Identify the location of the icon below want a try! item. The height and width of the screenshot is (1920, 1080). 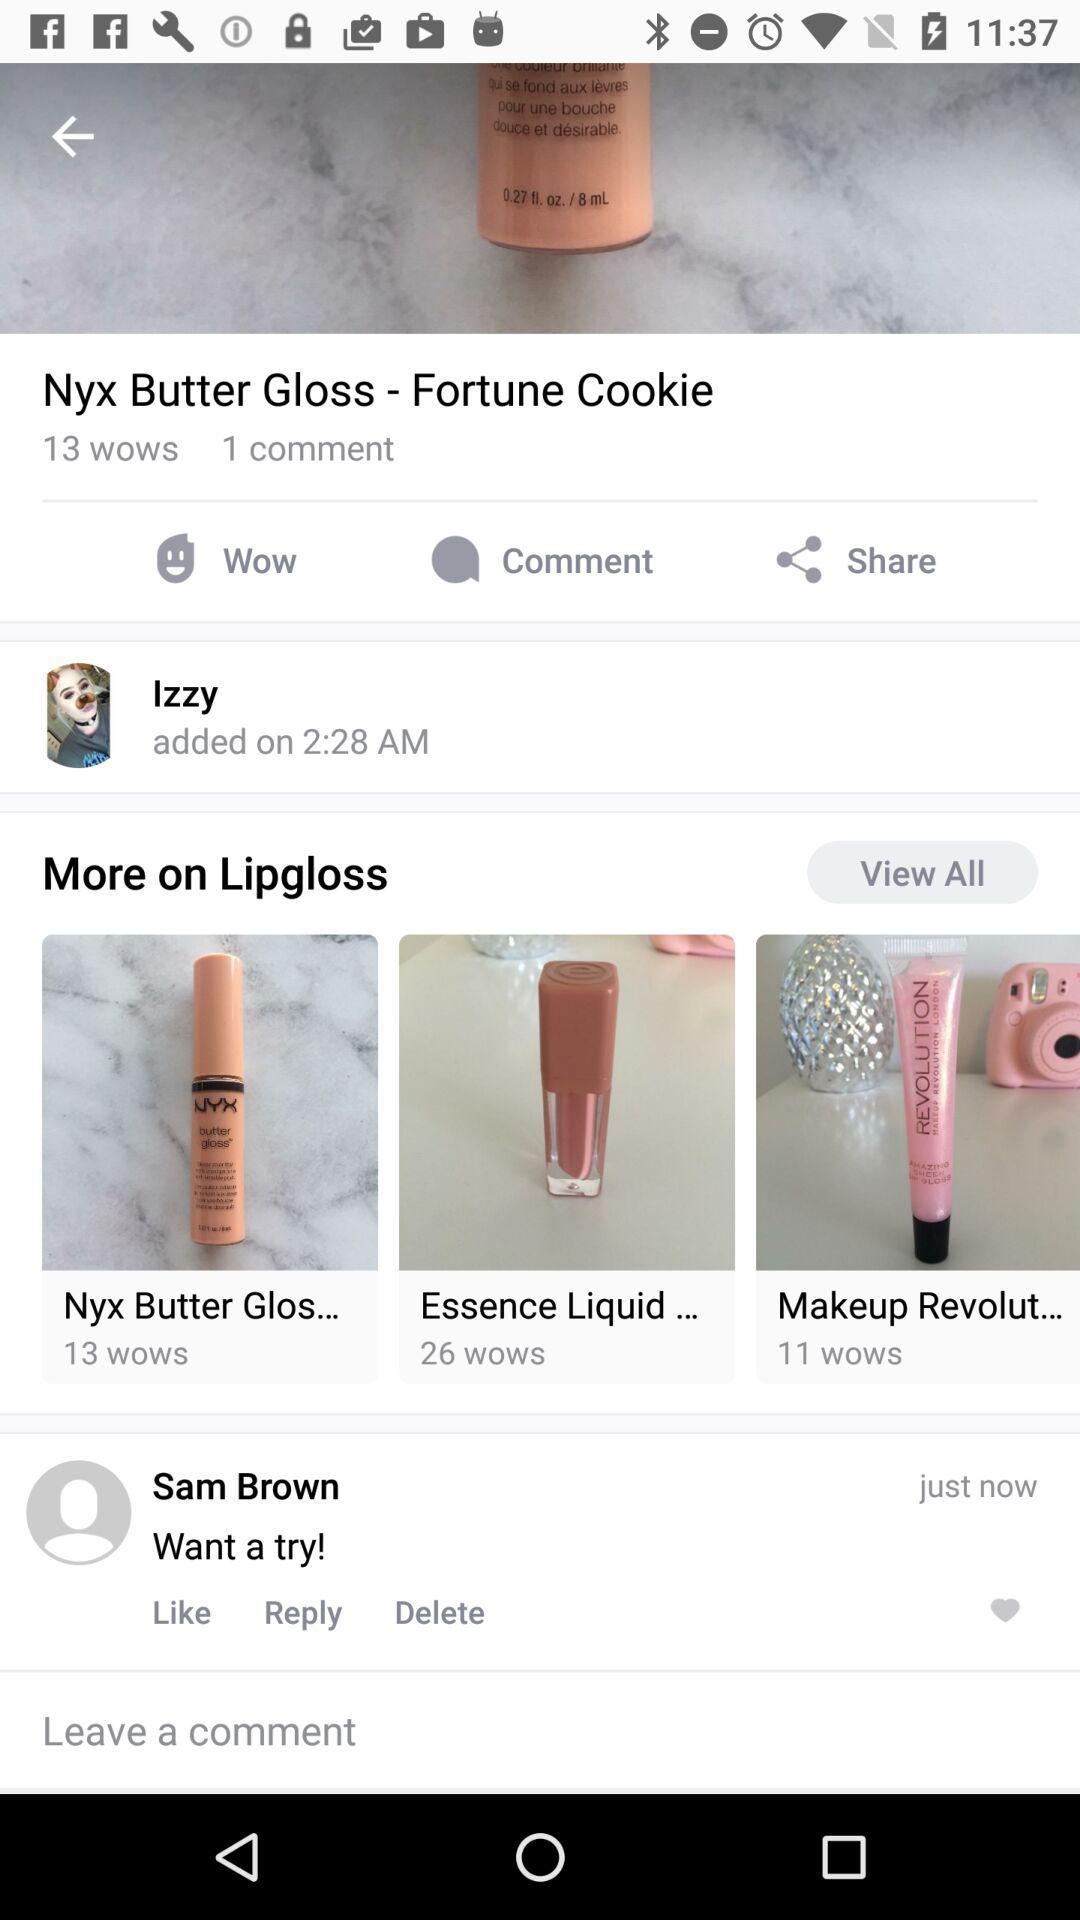
(303, 1611).